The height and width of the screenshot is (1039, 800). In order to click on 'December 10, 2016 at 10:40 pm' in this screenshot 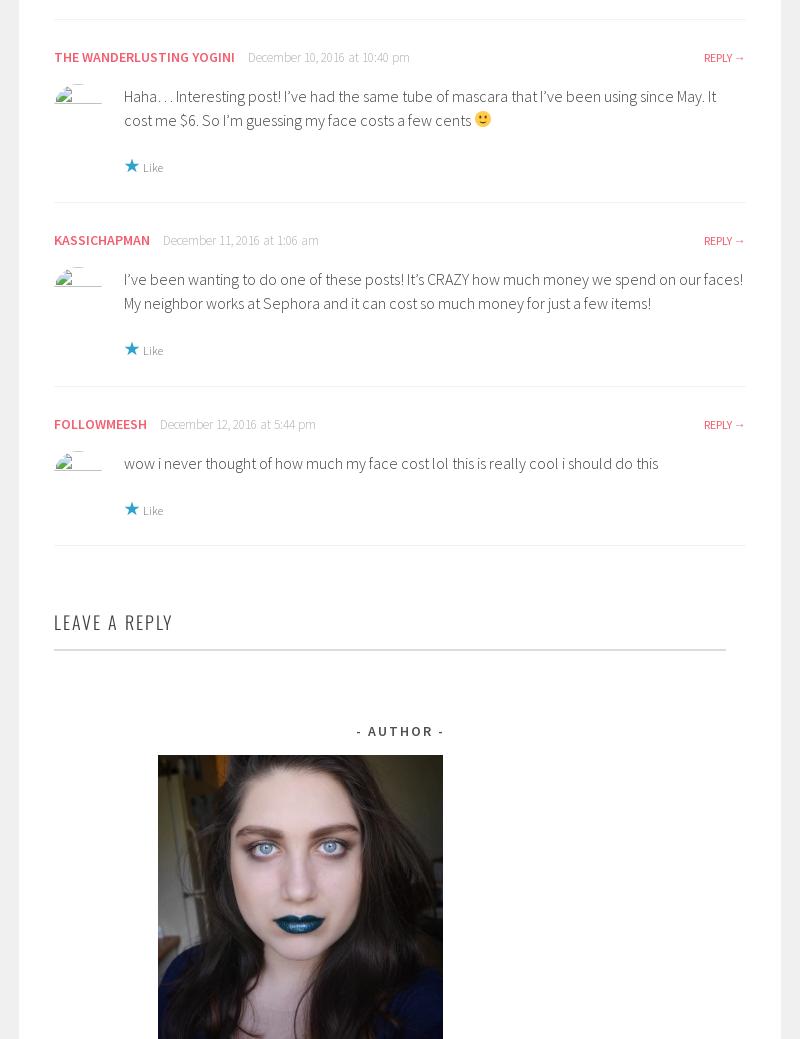, I will do `click(328, 55)`.